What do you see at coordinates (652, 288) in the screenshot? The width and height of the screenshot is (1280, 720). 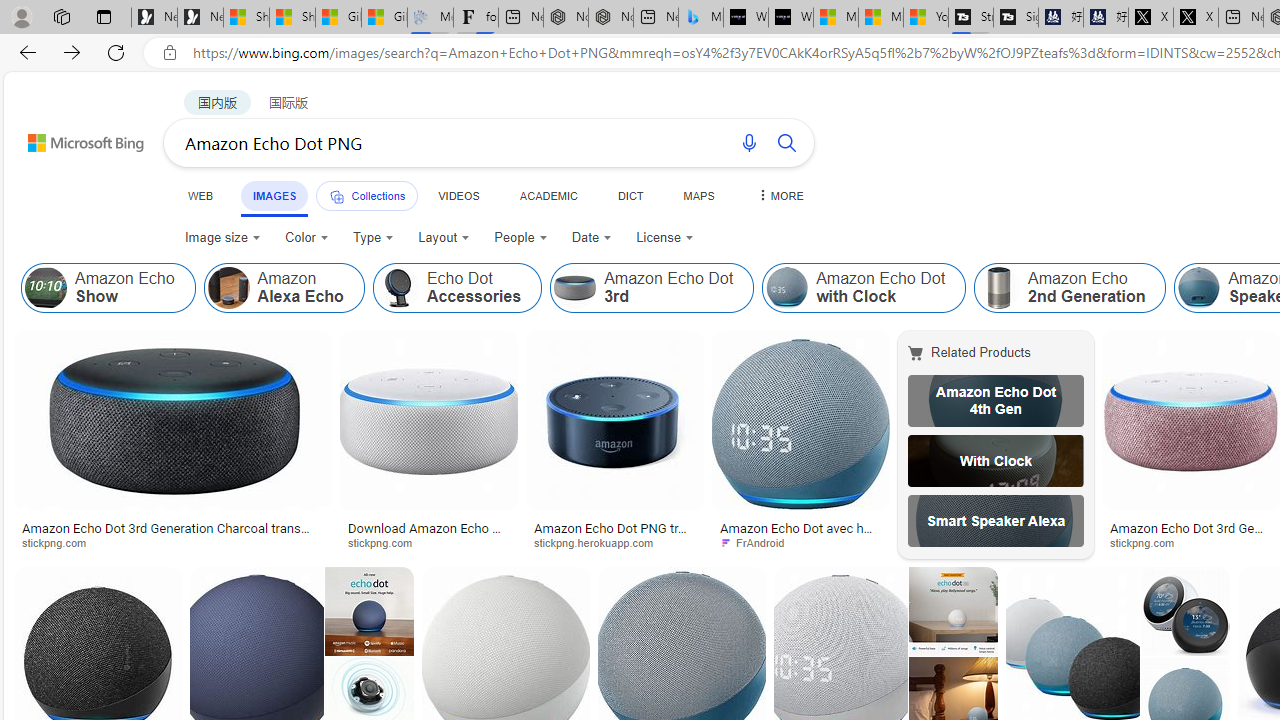 I see `'Amazon Echo Dot 3rd'` at bounding box center [652, 288].